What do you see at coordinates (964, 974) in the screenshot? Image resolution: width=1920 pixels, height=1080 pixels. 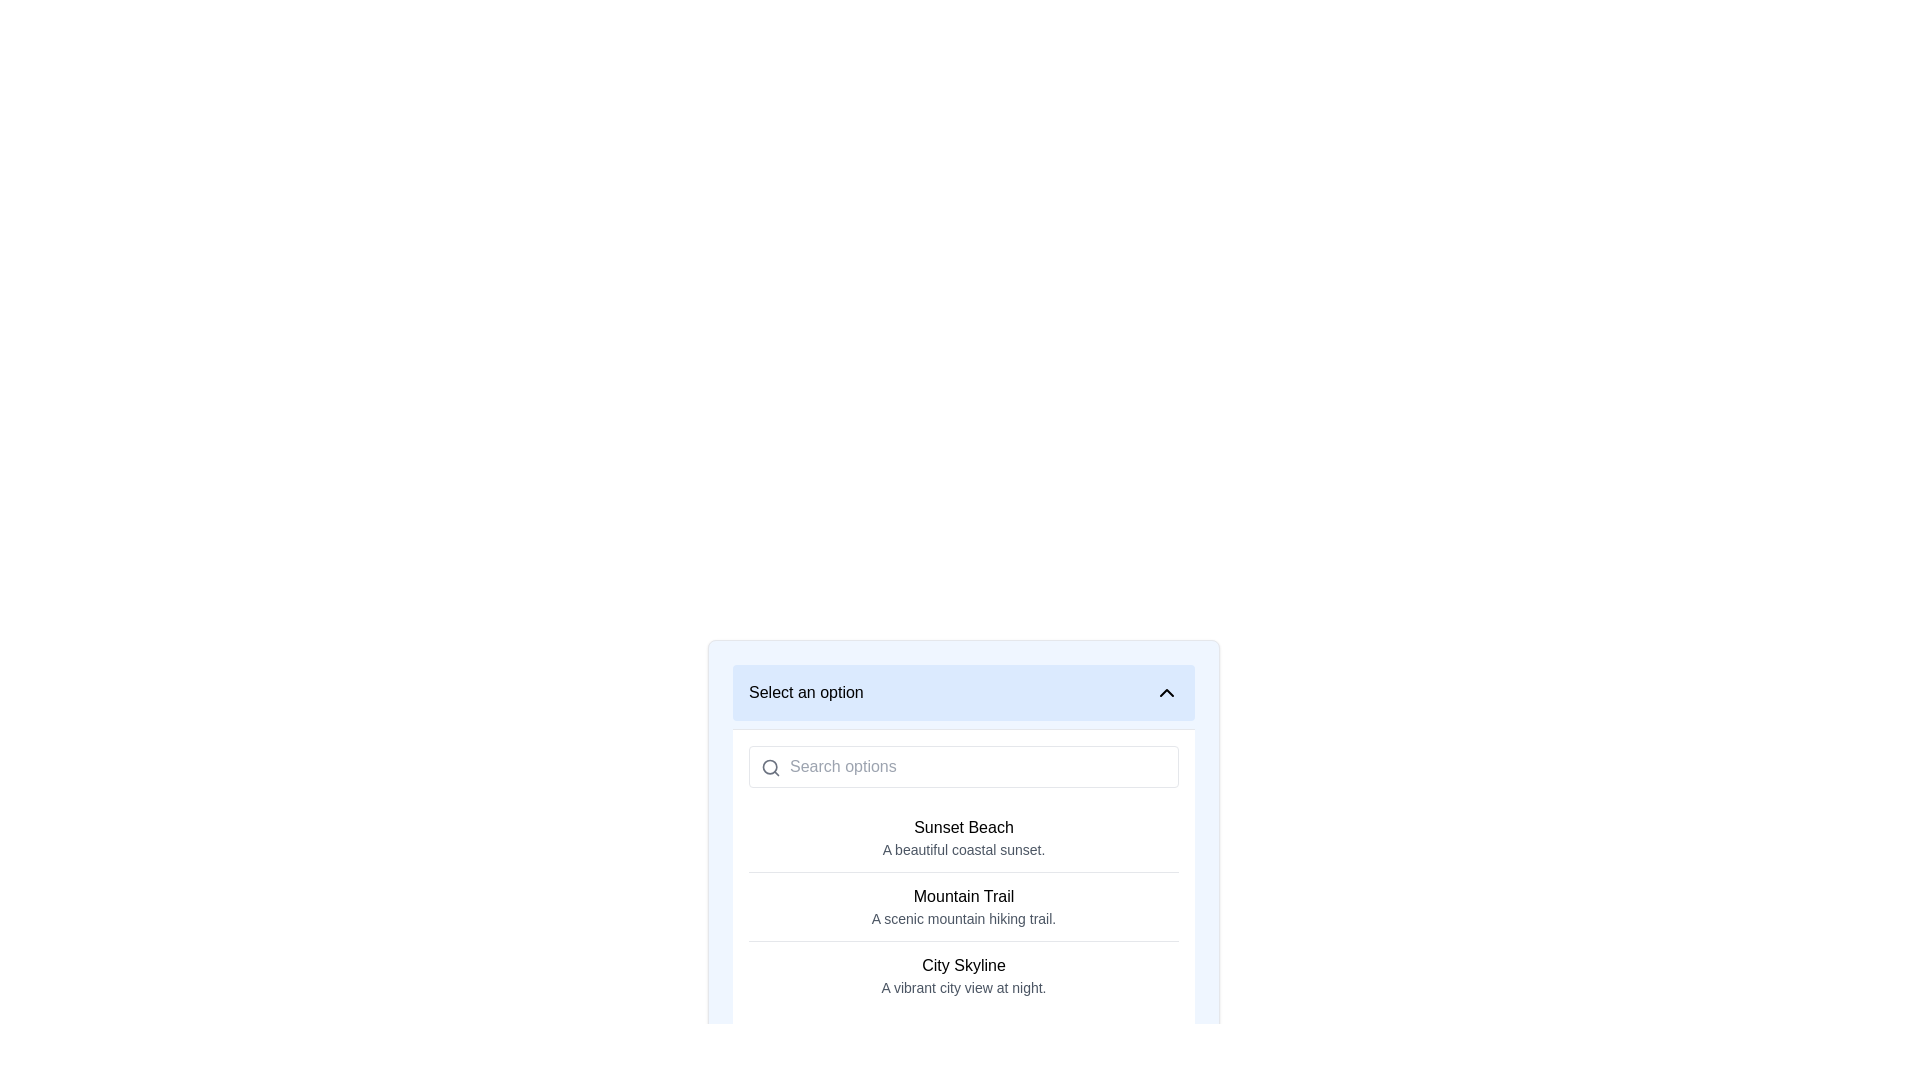 I see `the selectable option in the list for 'City Skyline'` at bounding box center [964, 974].